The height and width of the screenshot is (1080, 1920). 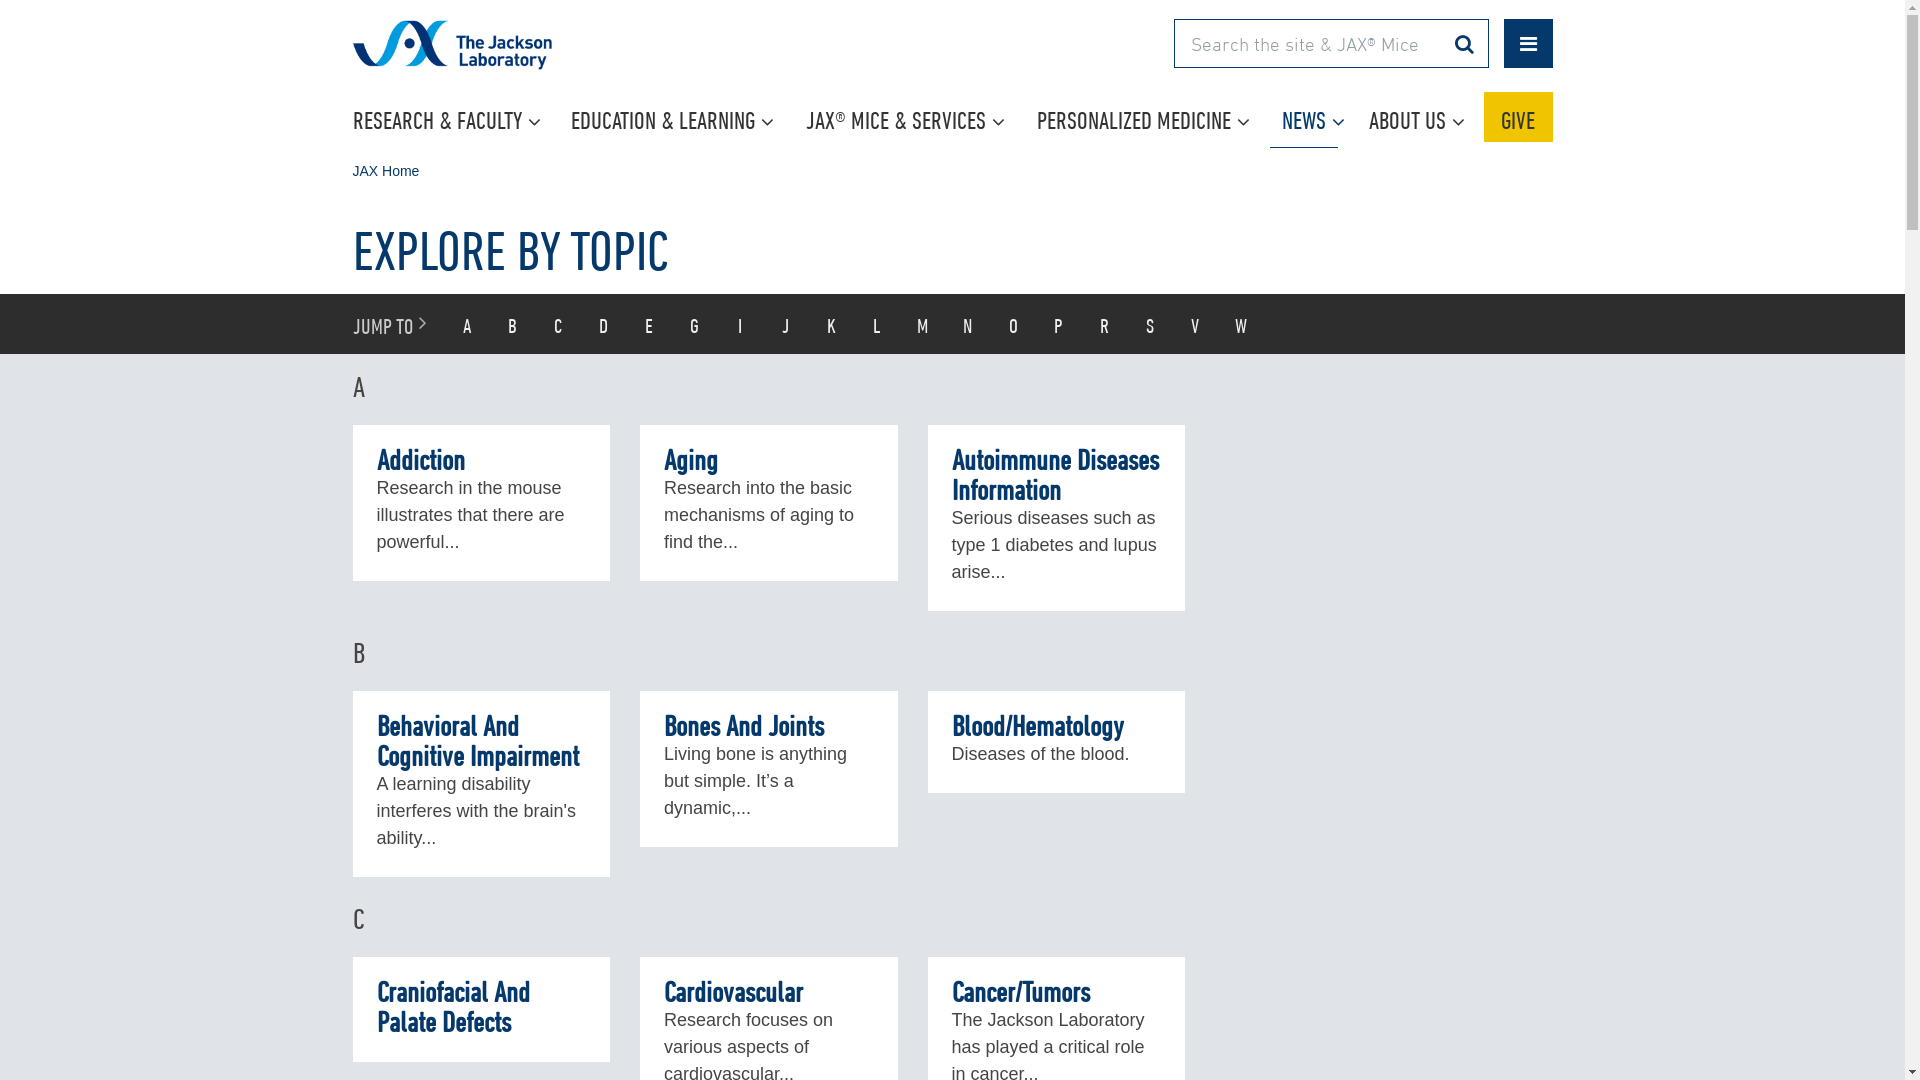 What do you see at coordinates (385, 169) in the screenshot?
I see `'JAX Home'` at bounding box center [385, 169].